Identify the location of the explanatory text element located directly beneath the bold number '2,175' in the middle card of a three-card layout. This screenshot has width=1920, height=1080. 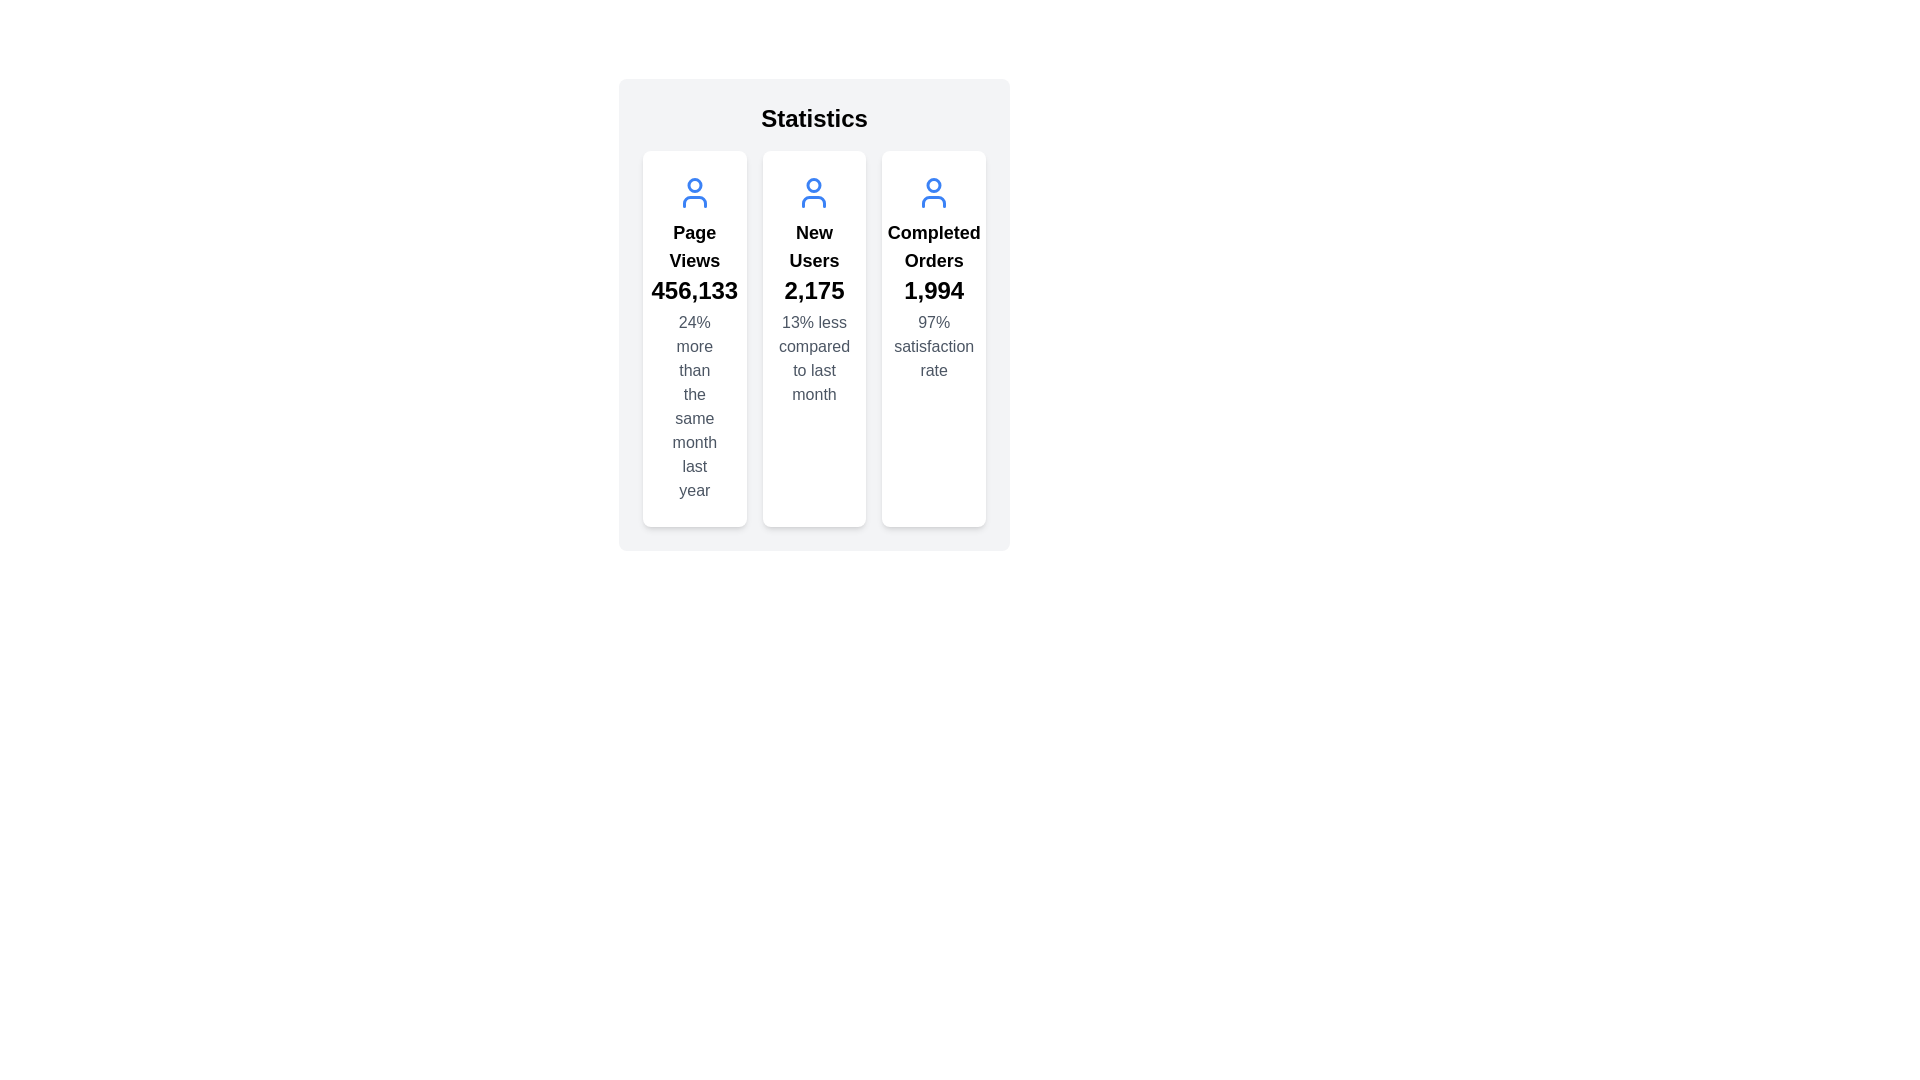
(814, 357).